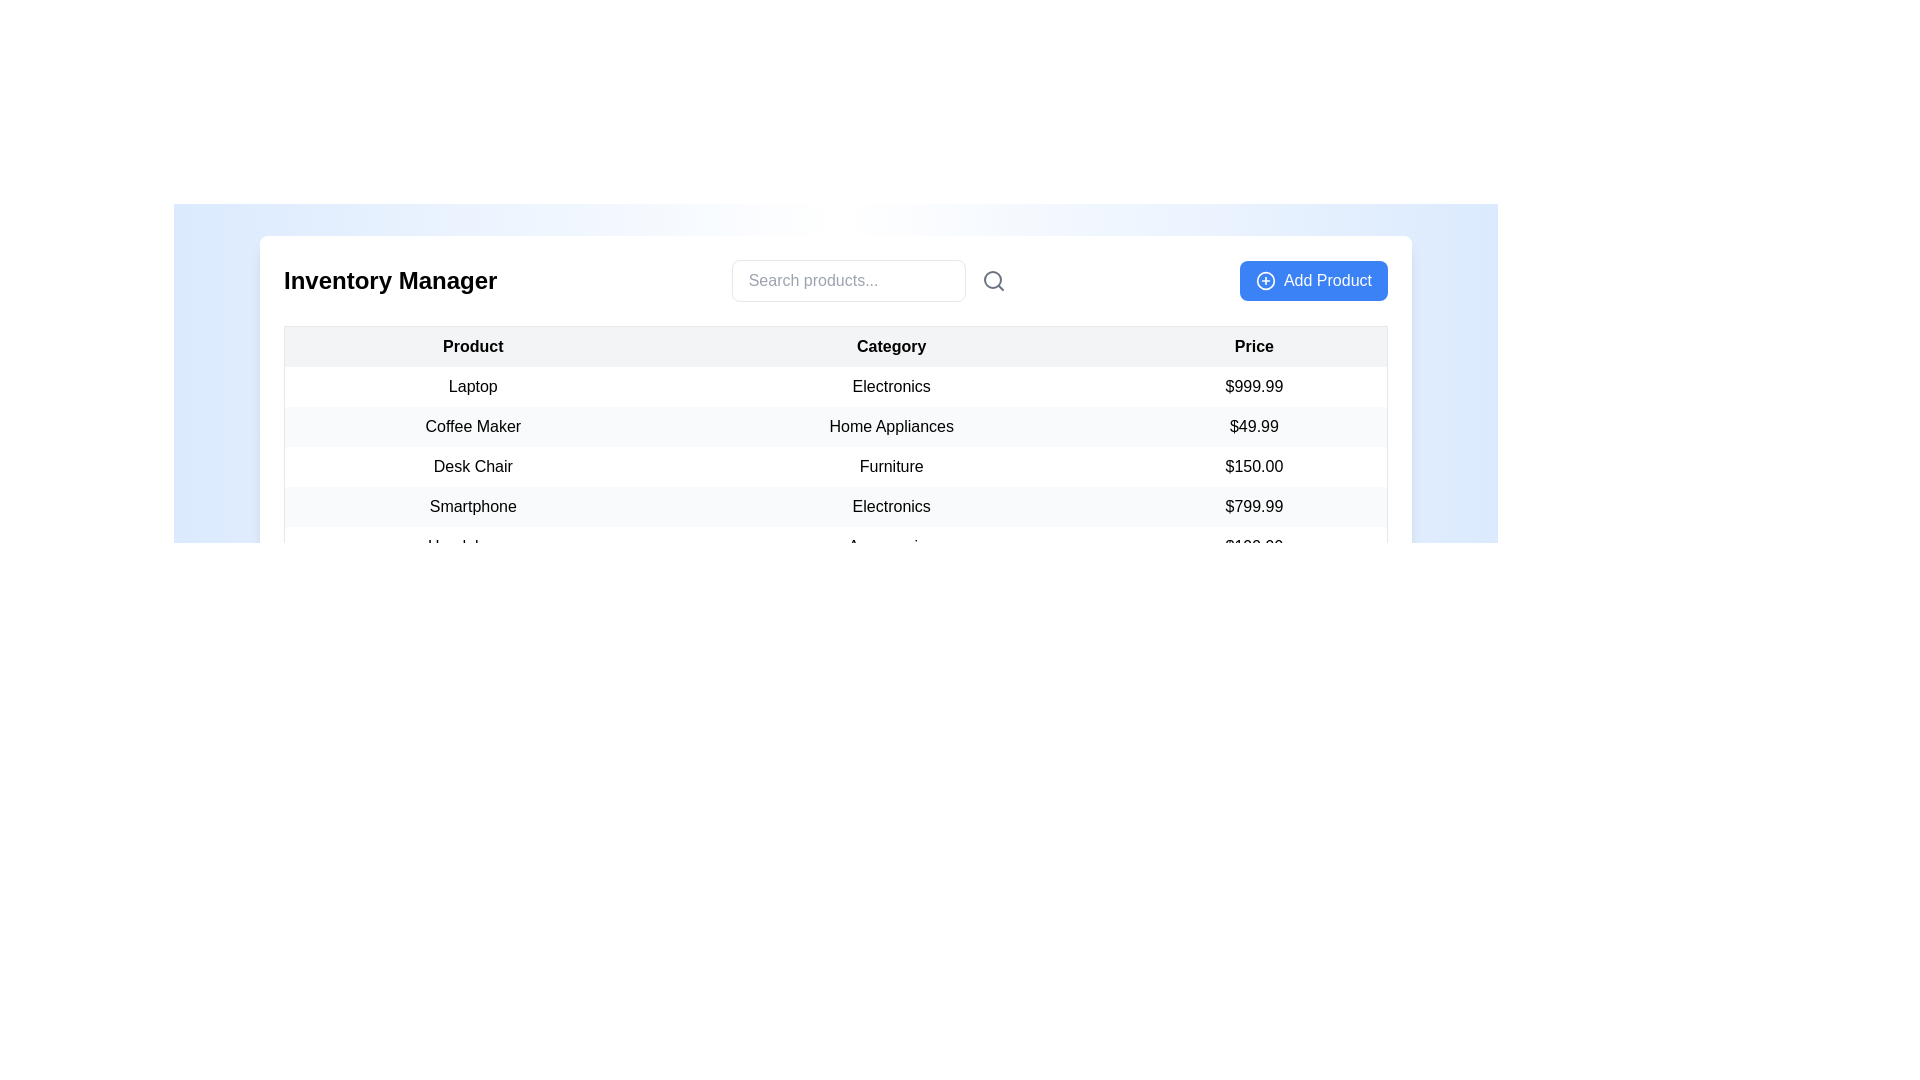 This screenshot has height=1080, width=1920. I want to click on the Text header for the column that categorizes items listed below in the table, positioned between the 'Product' and 'Price' headers, so click(890, 345).